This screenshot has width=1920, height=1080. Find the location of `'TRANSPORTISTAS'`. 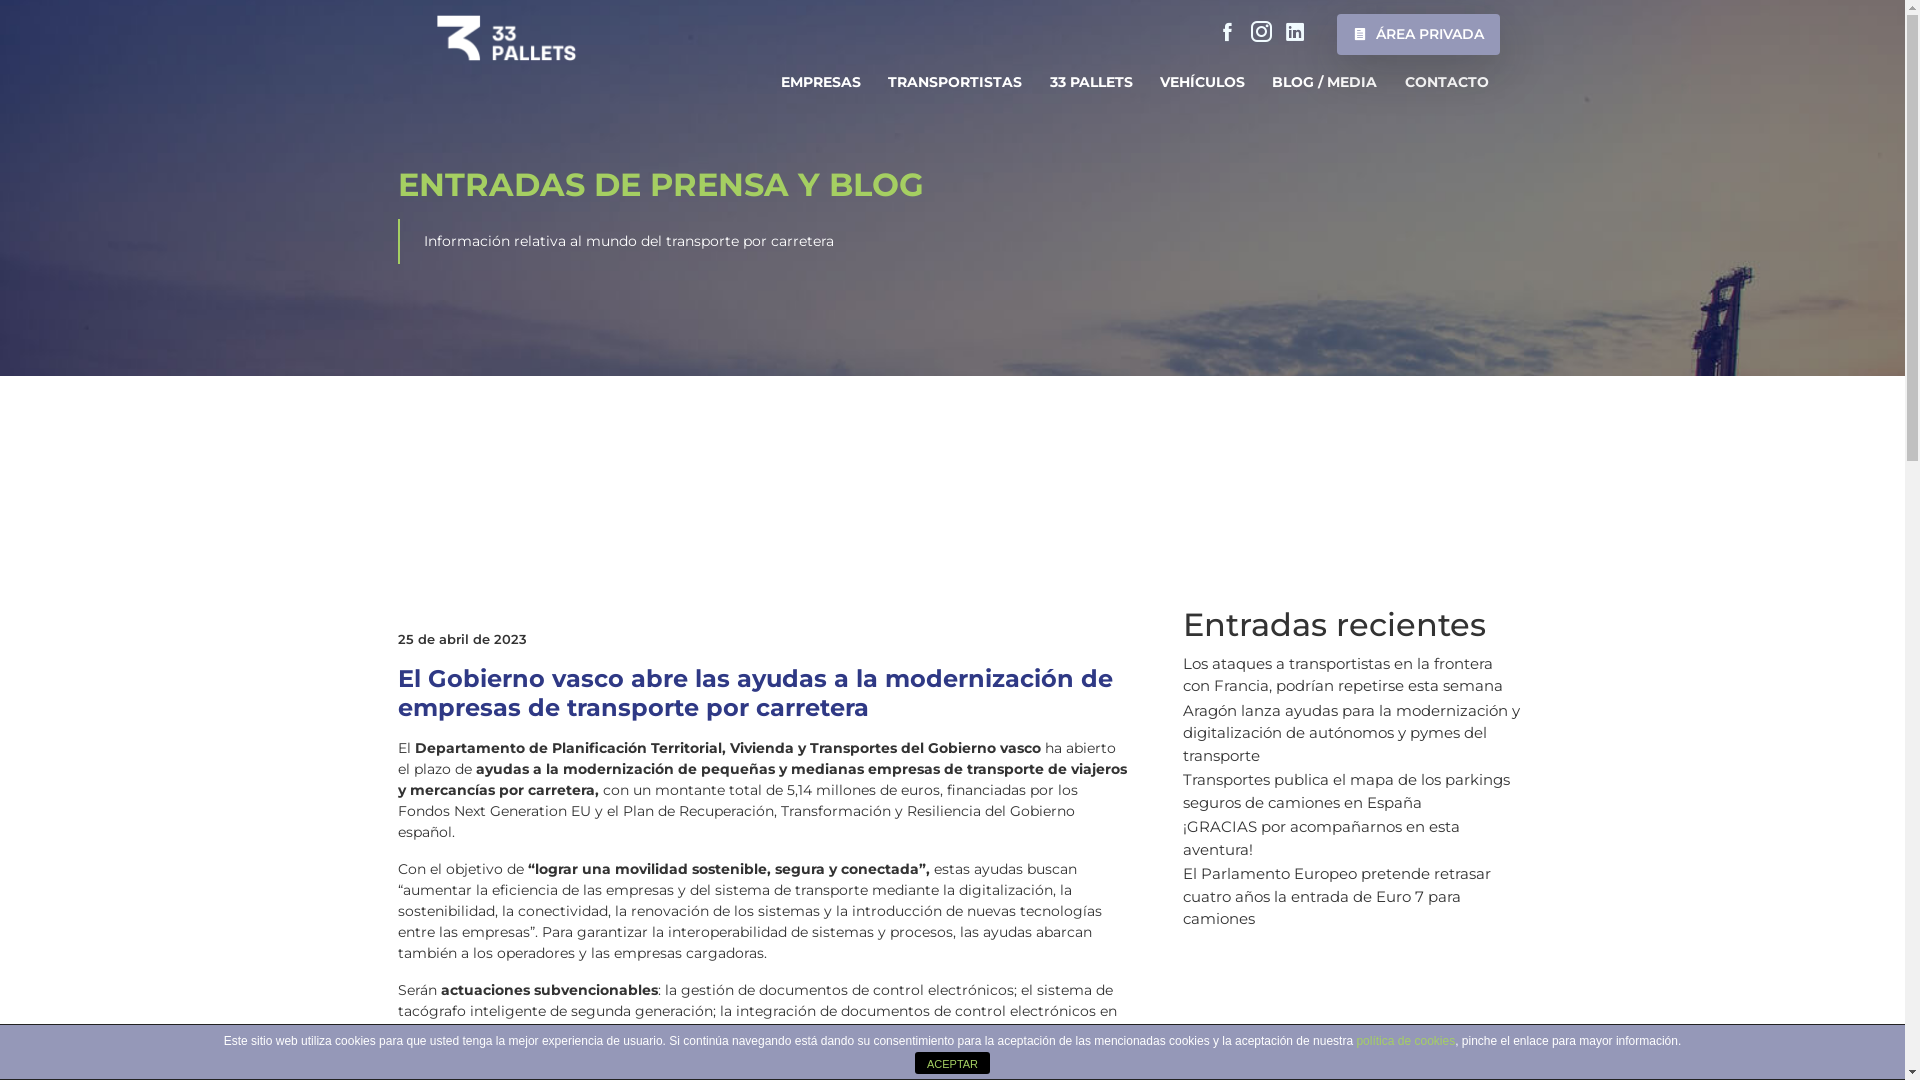

'TRANSPORTISTAS' is located at coordinates (877, 82).